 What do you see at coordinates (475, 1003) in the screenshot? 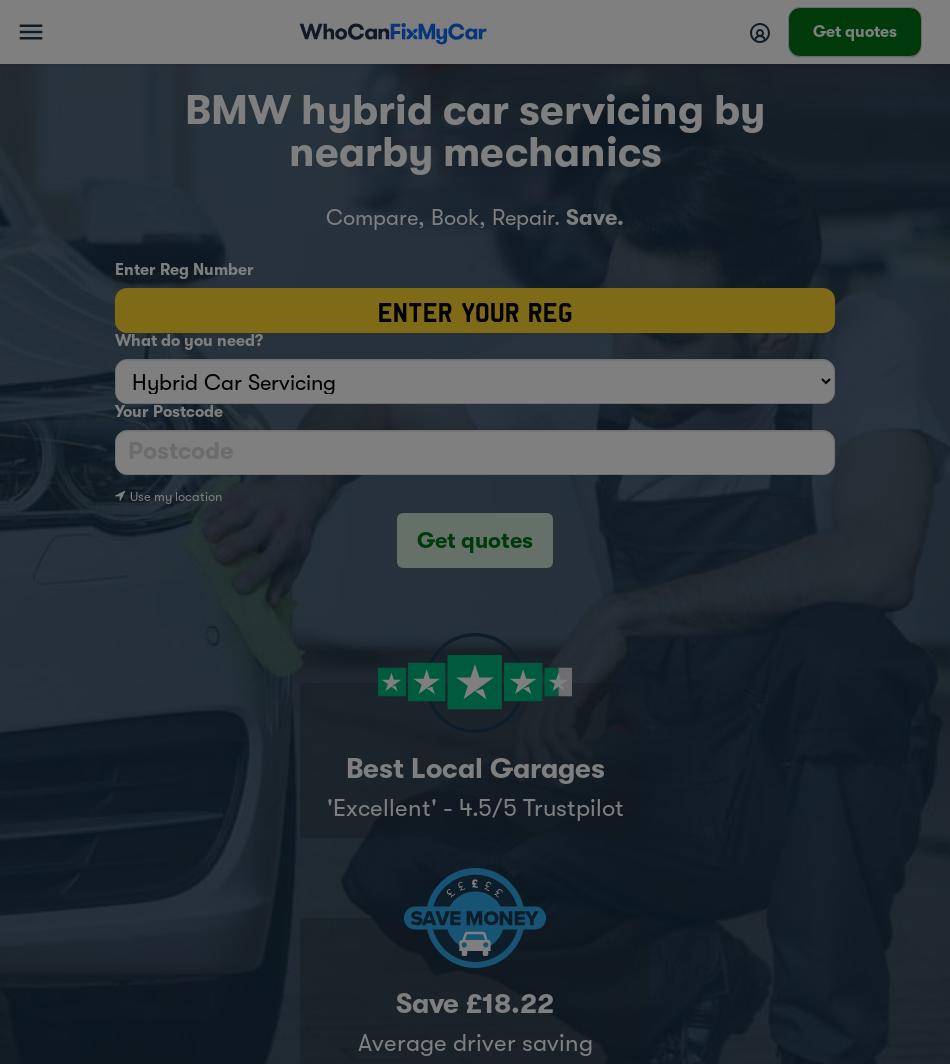
I see `'Save £18.22'` at bounding box center [475, 1003].